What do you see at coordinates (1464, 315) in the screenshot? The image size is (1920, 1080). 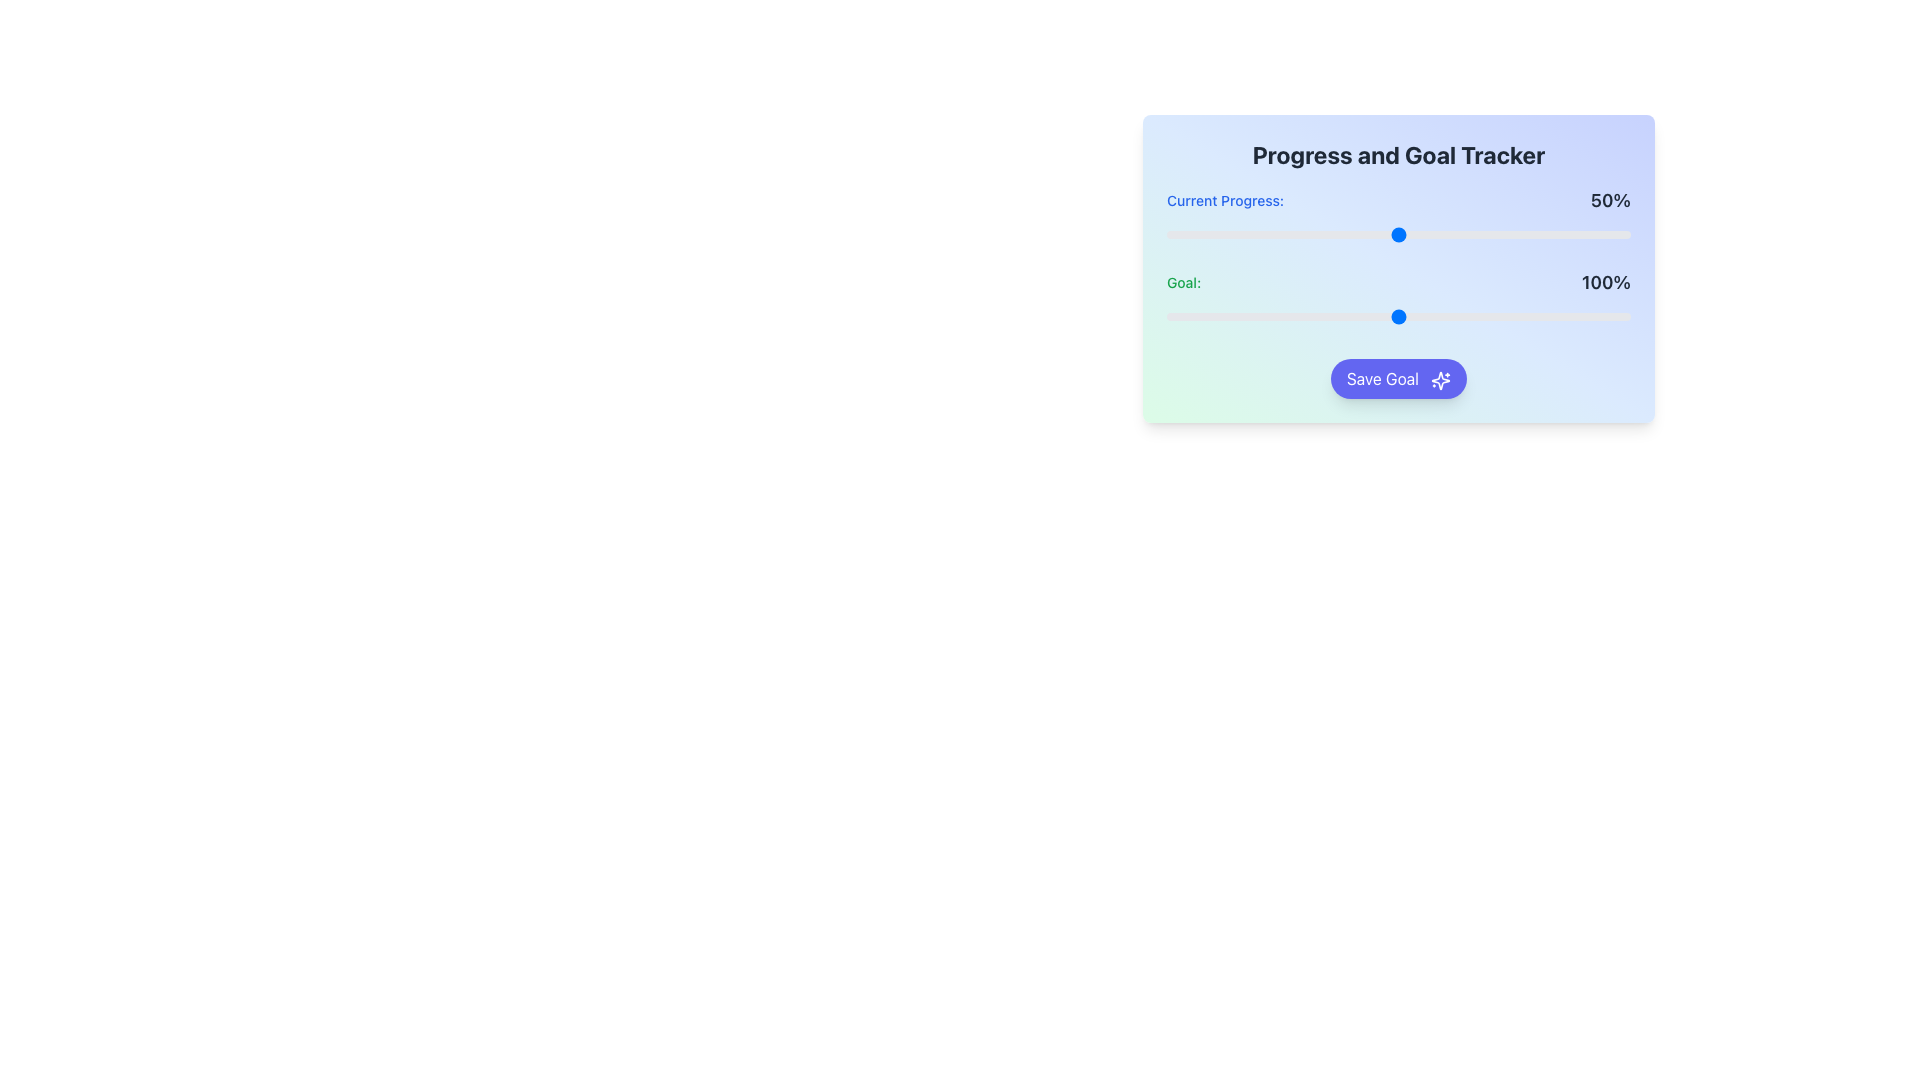 I see `the slider value` at bounding box center [1464, 315].